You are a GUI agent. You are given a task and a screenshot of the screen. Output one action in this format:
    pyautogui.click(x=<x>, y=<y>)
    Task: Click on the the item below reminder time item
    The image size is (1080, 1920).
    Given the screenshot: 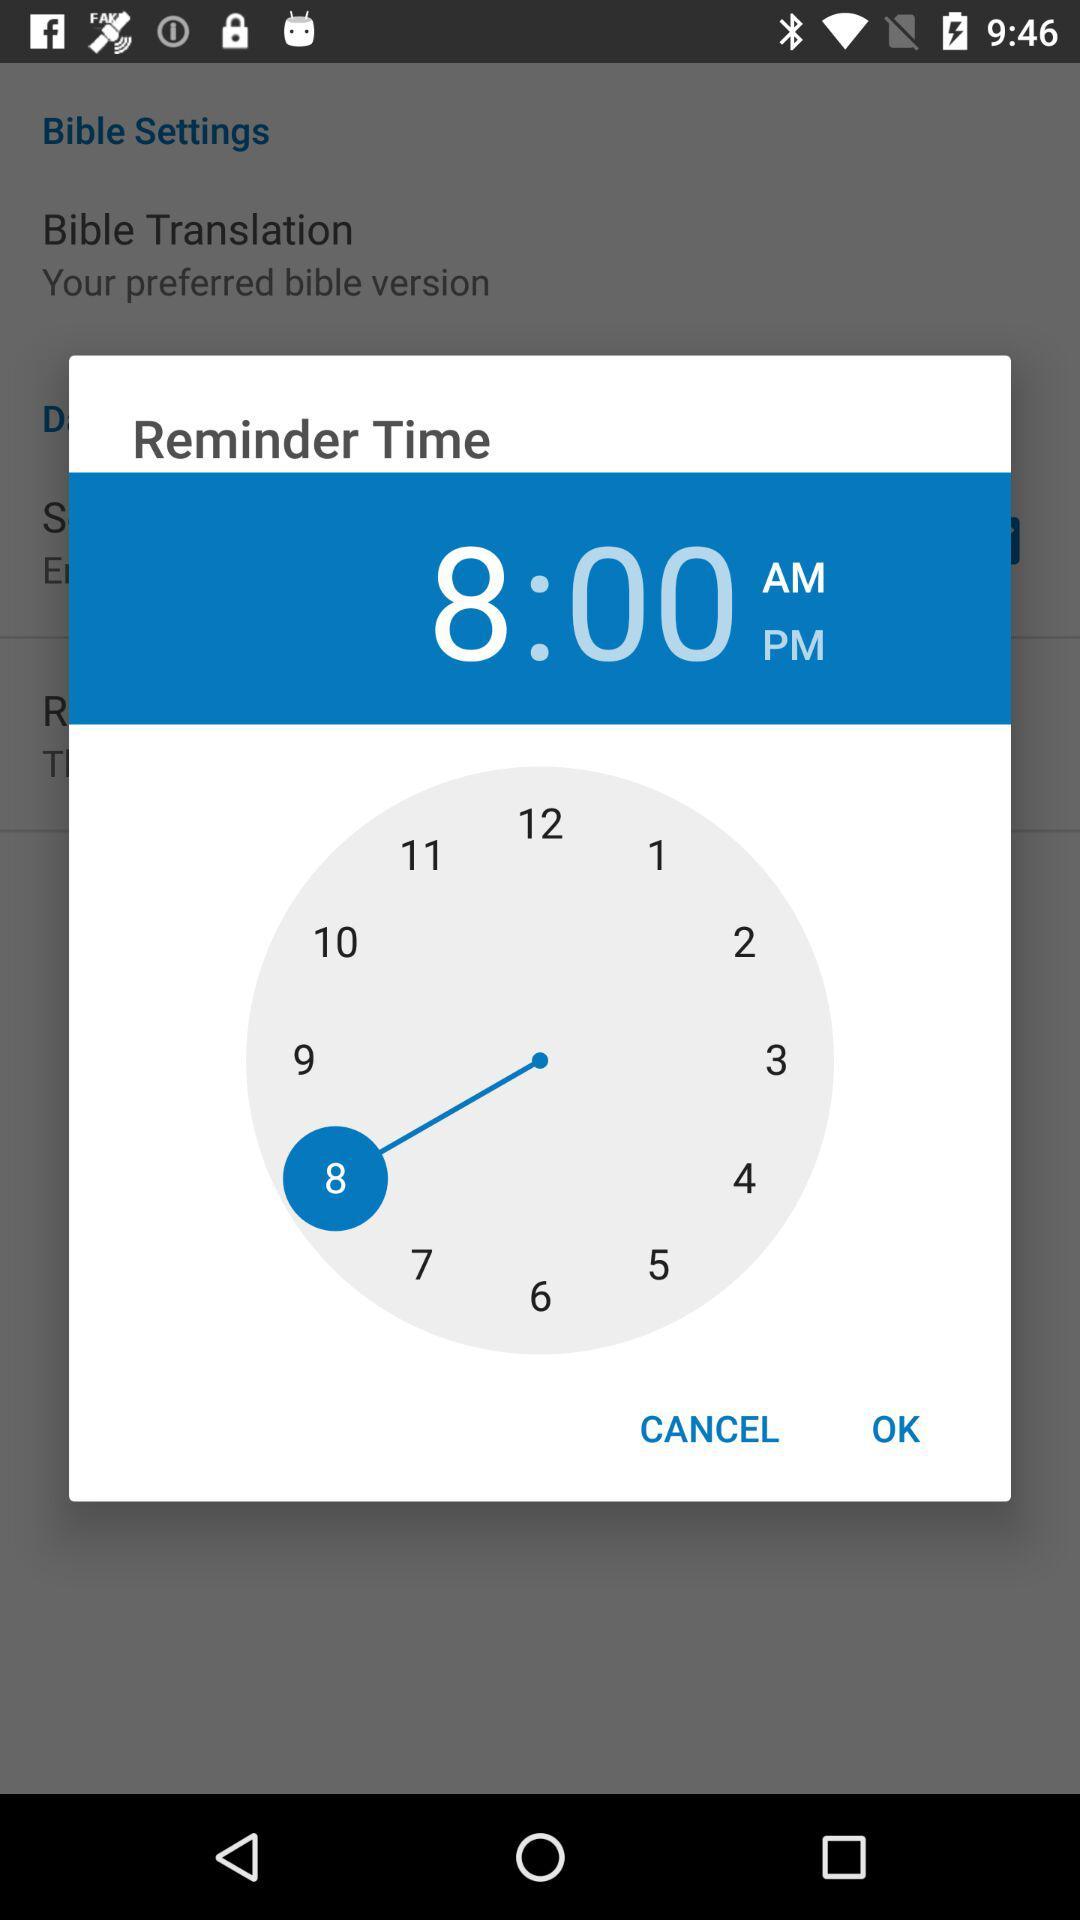 What is the action you would take?
    pyautogui.click(x=793, y=569)
    